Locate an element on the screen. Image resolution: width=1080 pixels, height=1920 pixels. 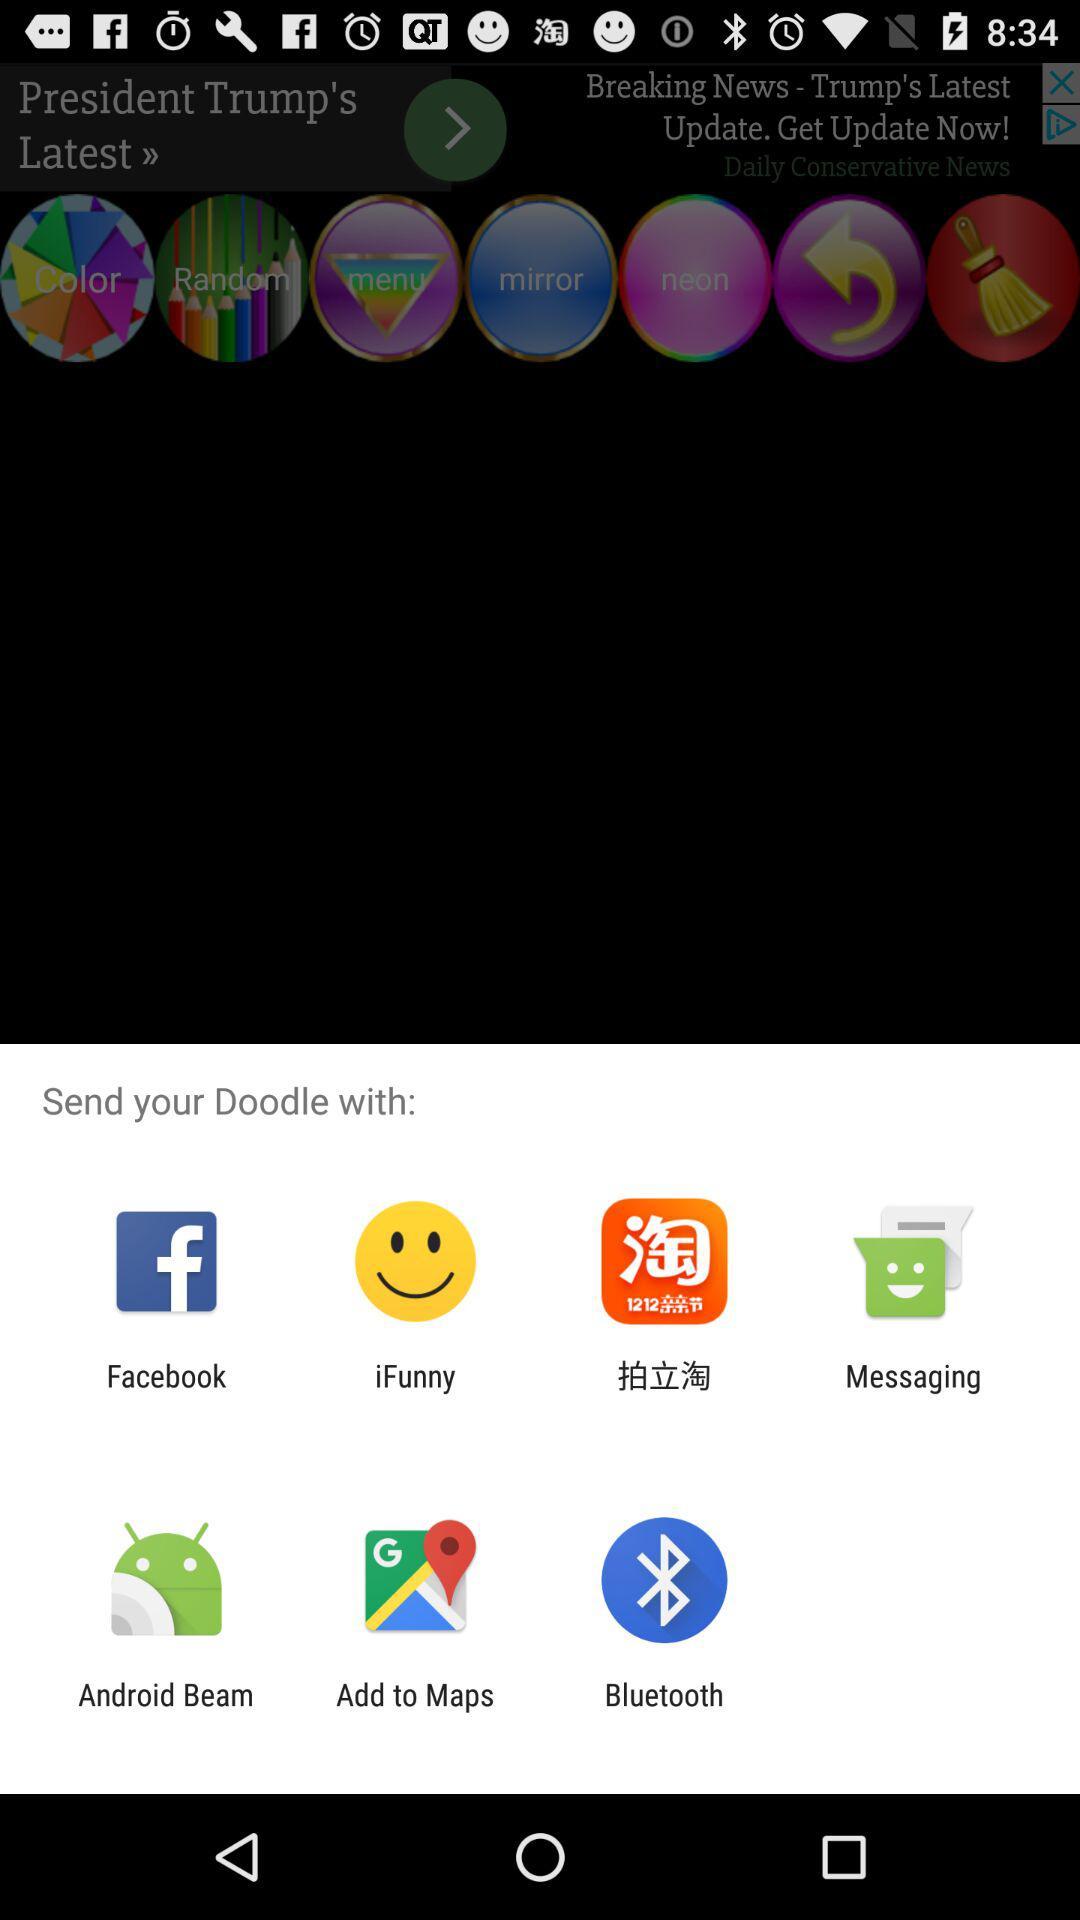
icon to the right of android beam is located at coordinates (414, 1711).